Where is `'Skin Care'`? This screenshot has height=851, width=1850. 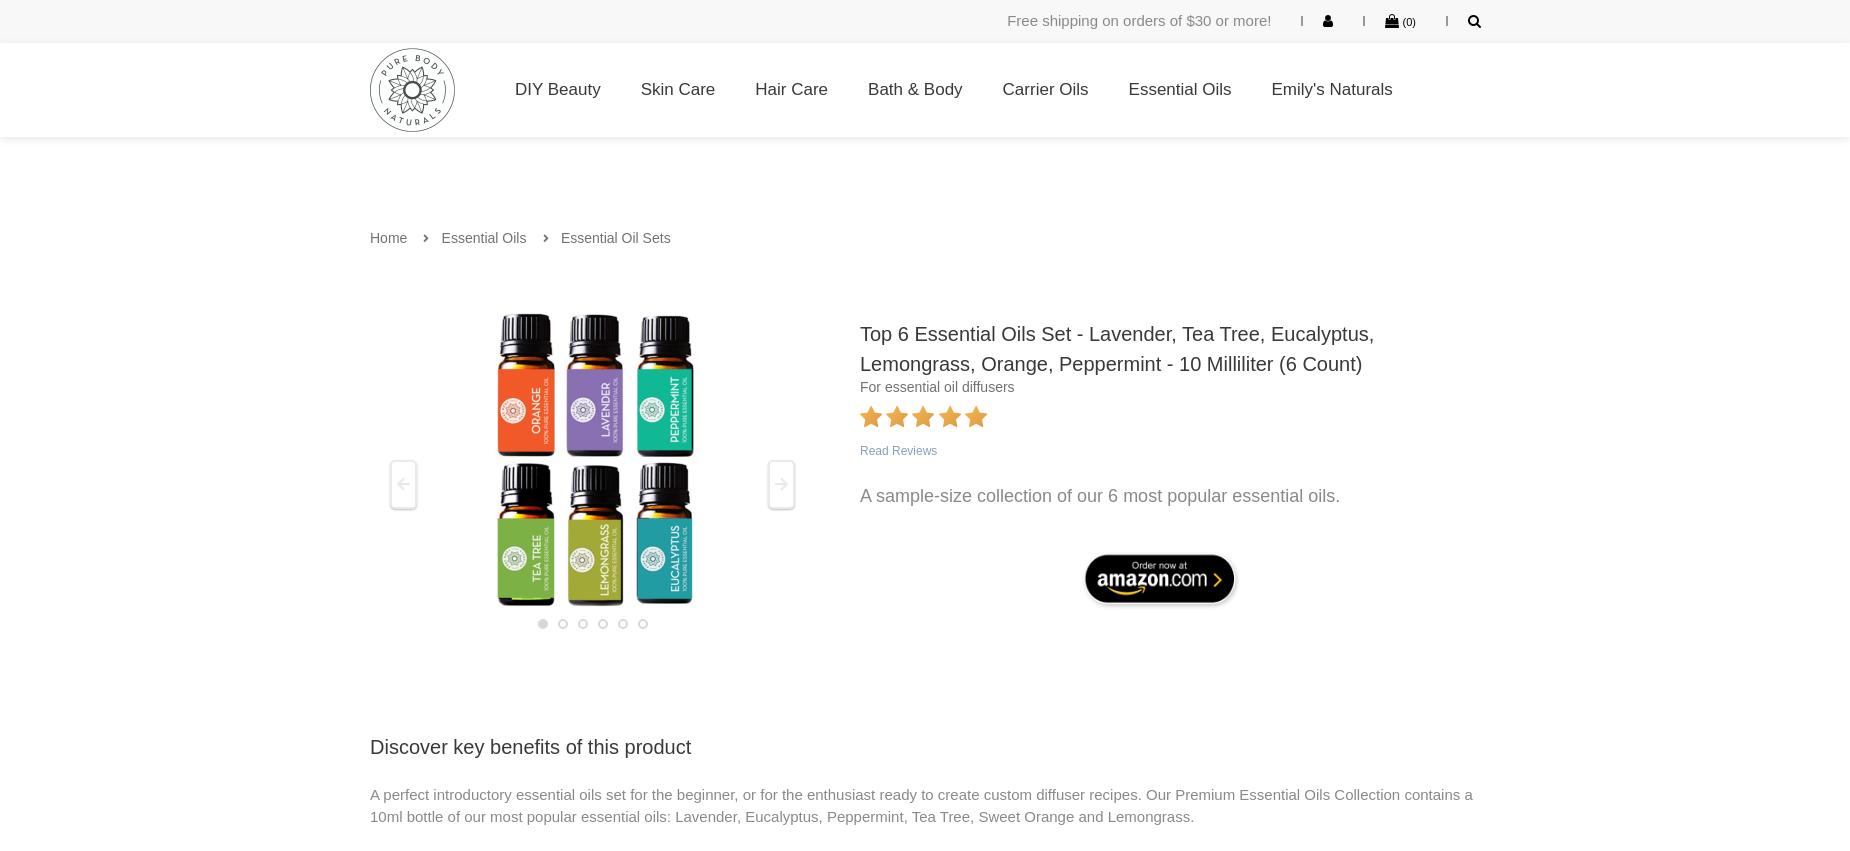
'Skin Care' is located at coordinates (677, 87).